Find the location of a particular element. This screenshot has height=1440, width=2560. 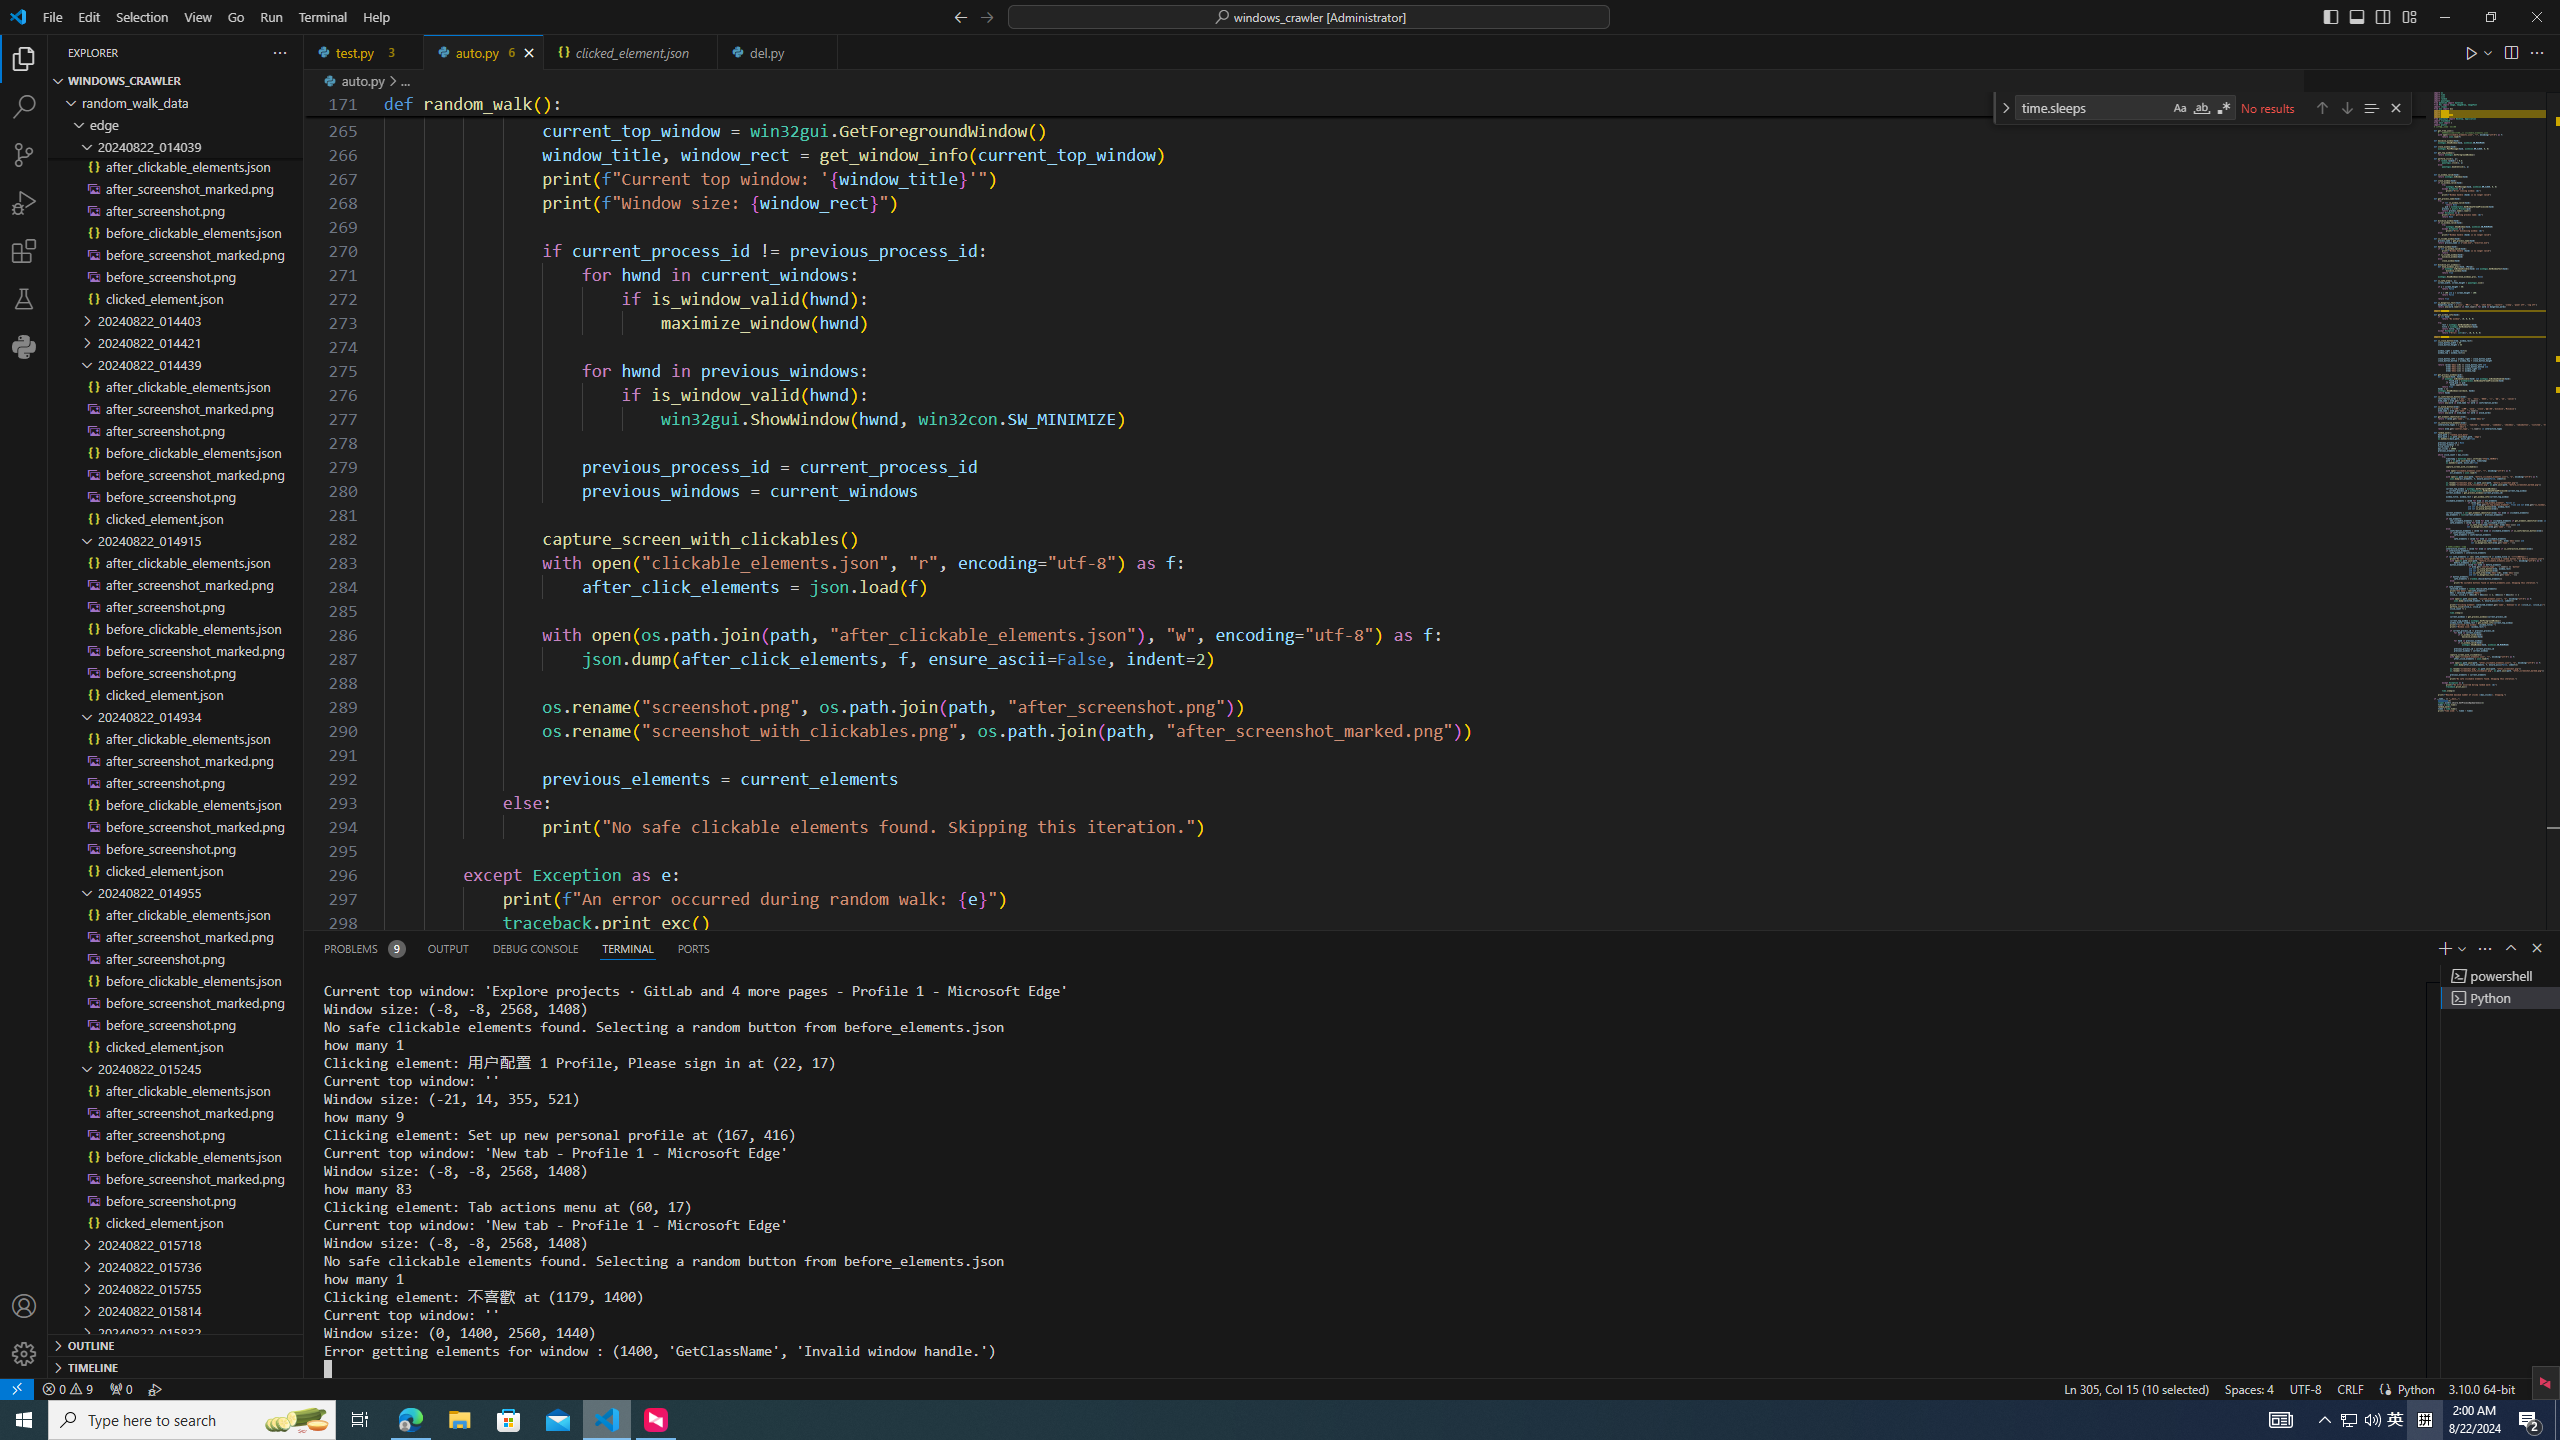

'Explorer (Ctrl+Shift+E)' is located at coordinates (24, 58).